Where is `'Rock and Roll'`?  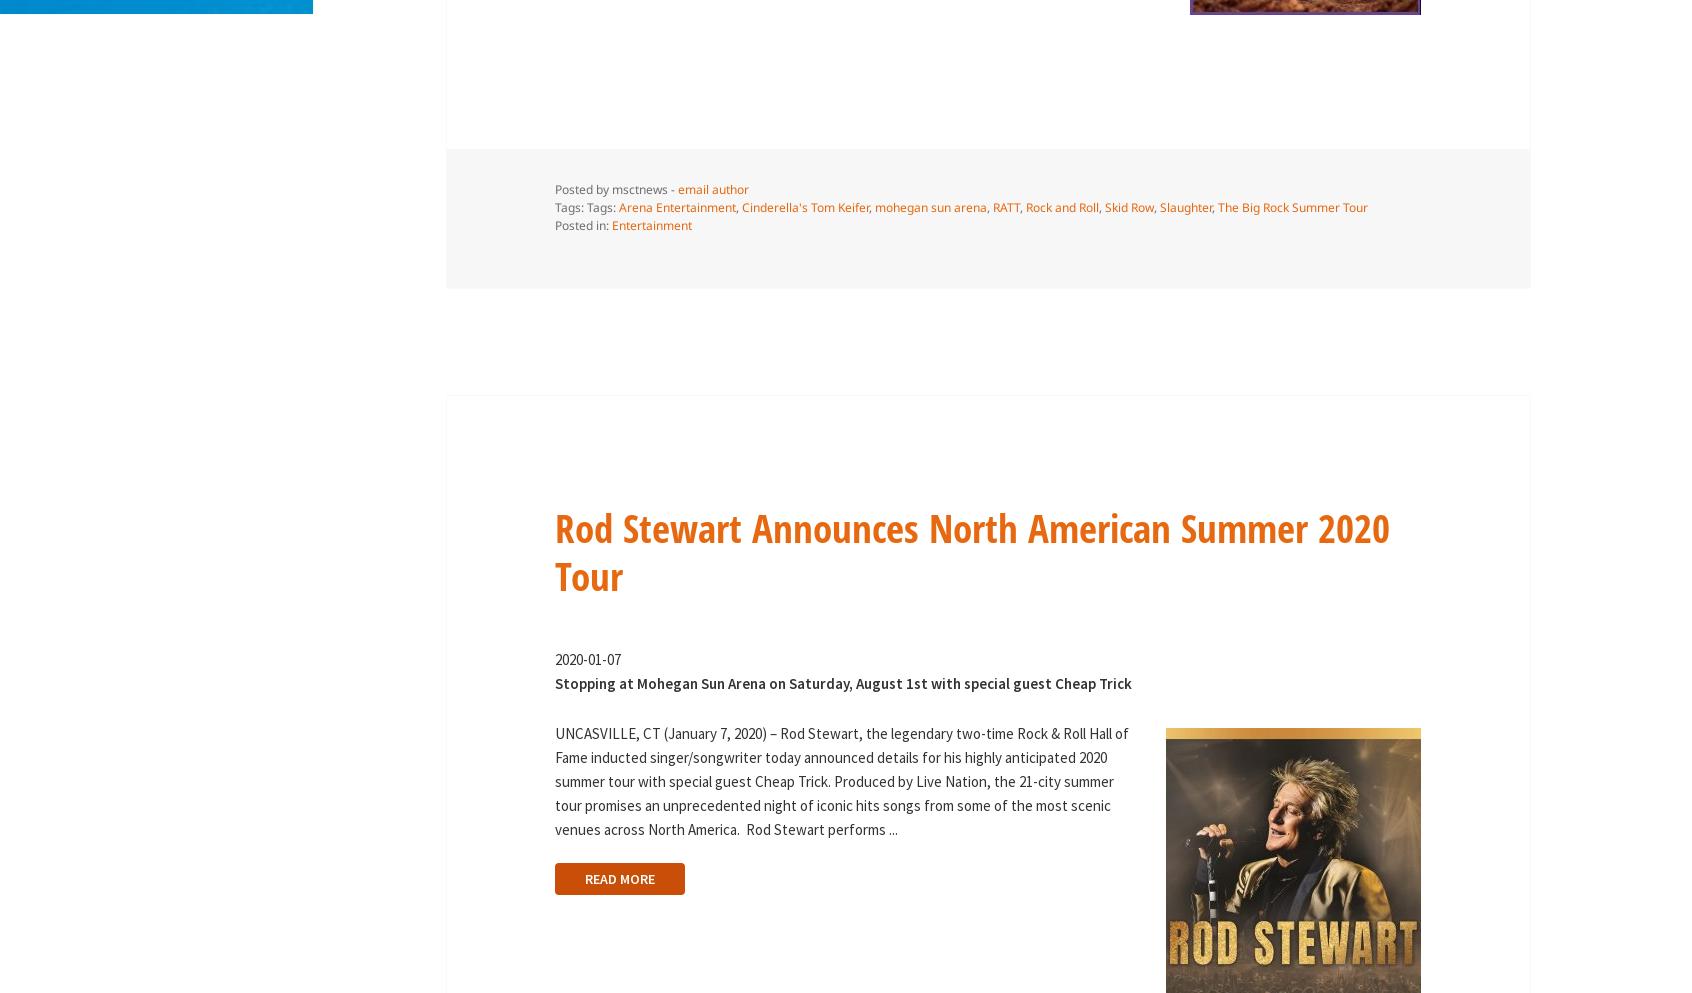 'Rock and Roll' is located at coordinates (1061, 207).